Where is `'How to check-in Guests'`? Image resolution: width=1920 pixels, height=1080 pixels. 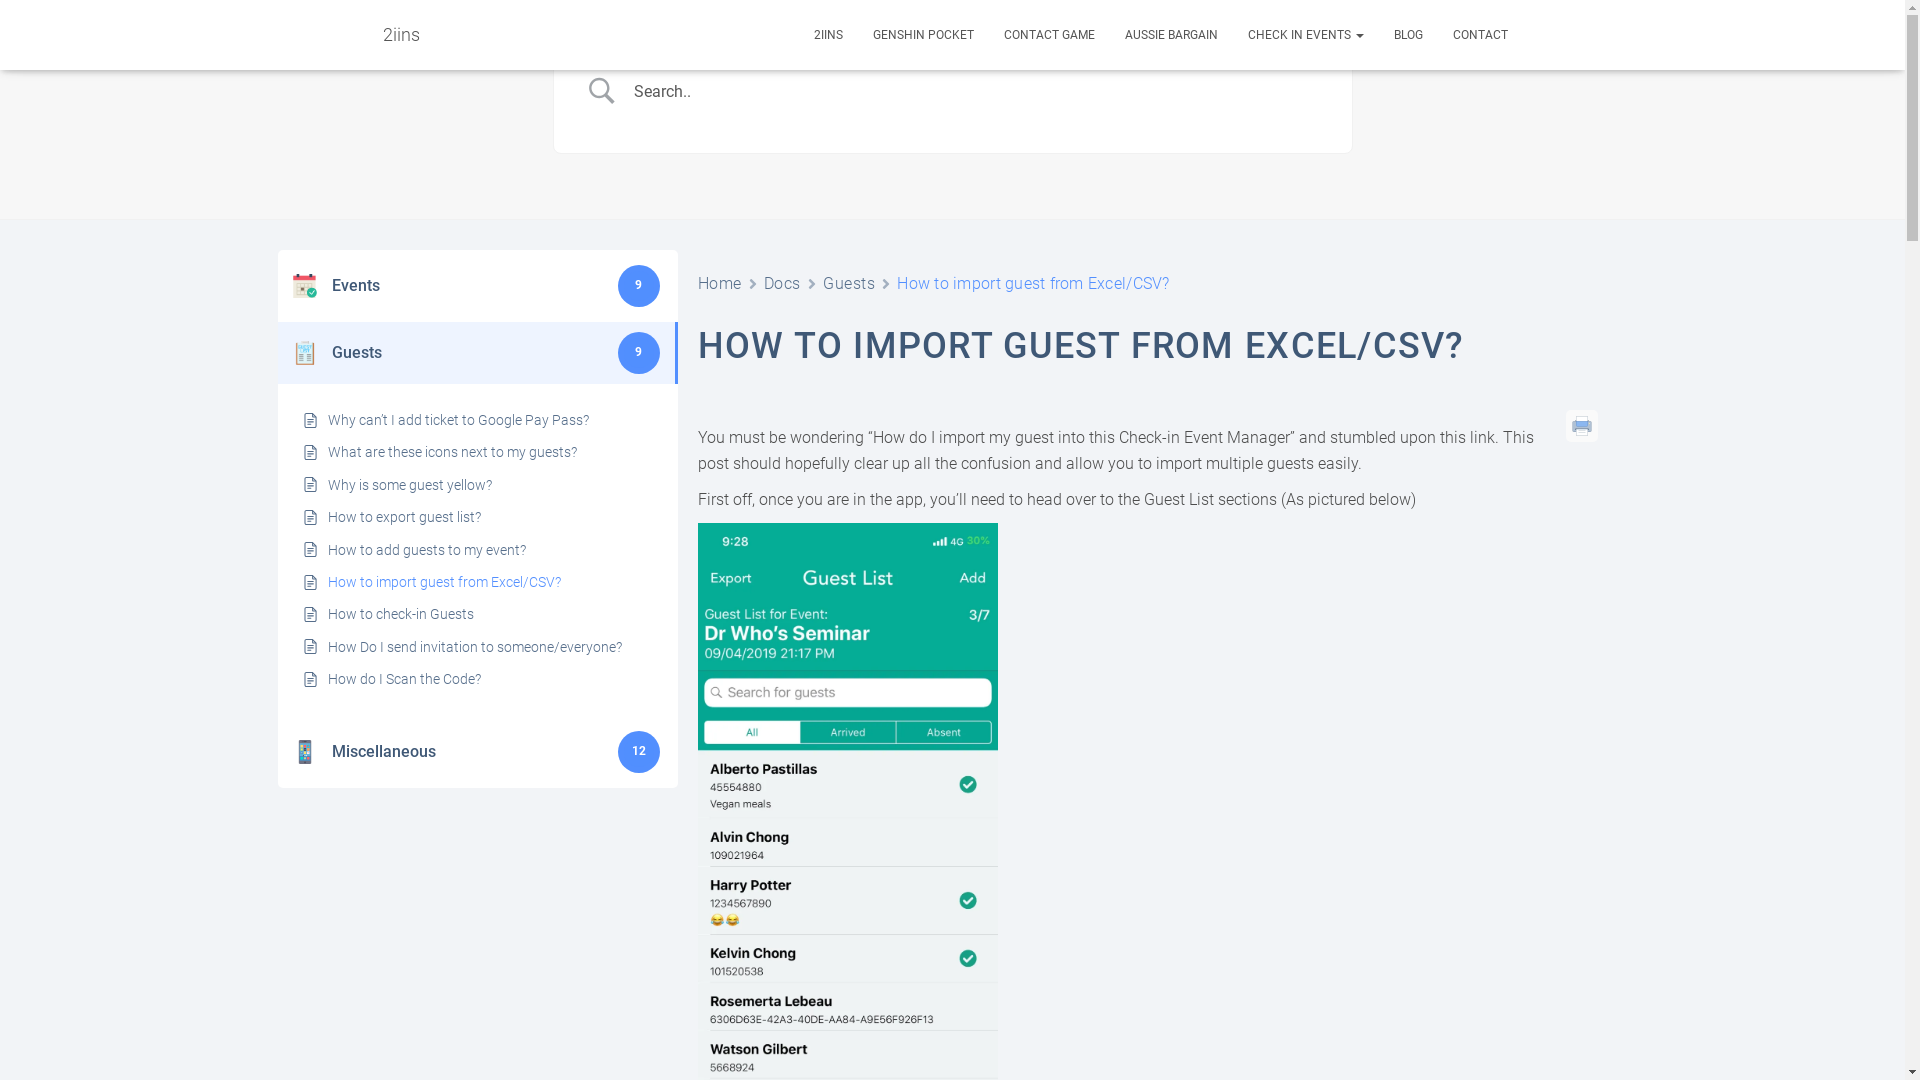
'How to check-in Guests' is located at coordinates (400, 612).